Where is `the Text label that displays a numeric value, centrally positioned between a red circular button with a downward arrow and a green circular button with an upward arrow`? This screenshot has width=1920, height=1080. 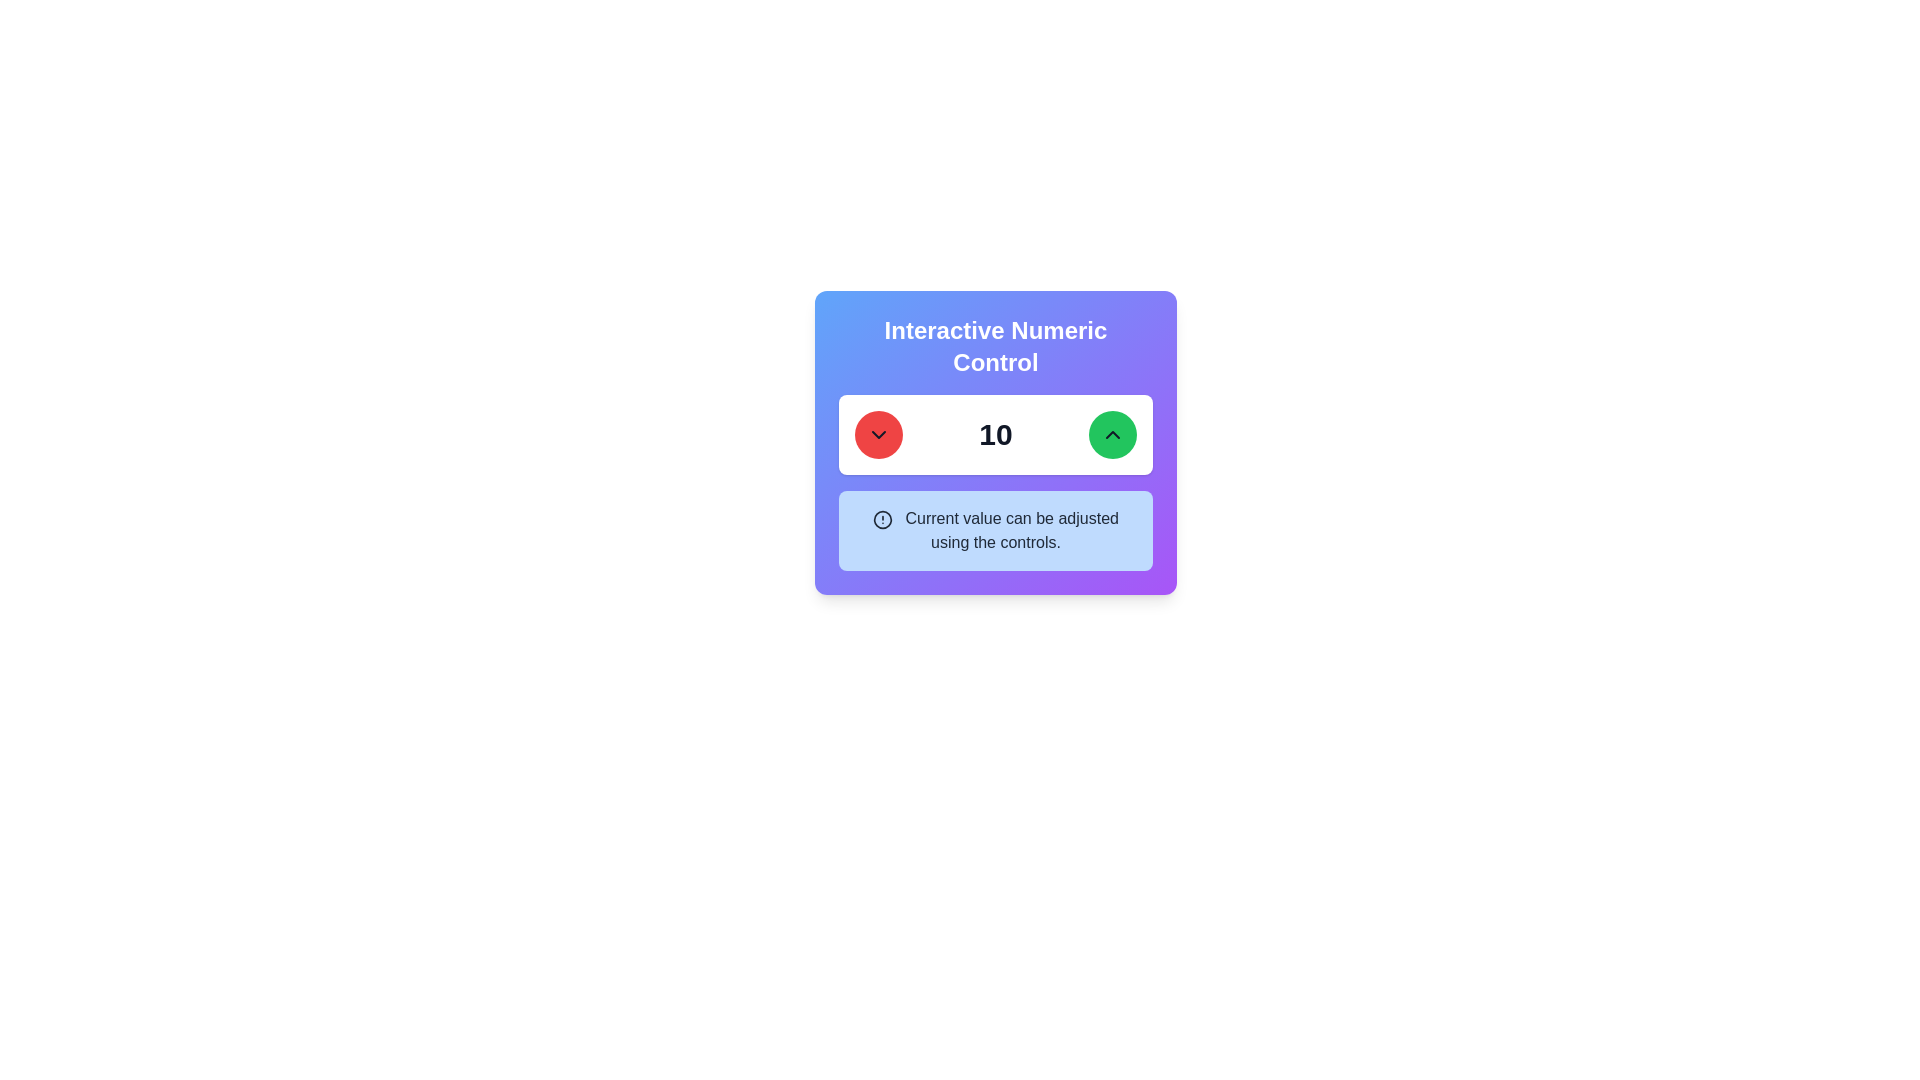
the Text label that displays a numeric value, centrally positioned between a red circular button with a downward arrow and a green circular button with an upward arrow is located at coordinates (996, 434).